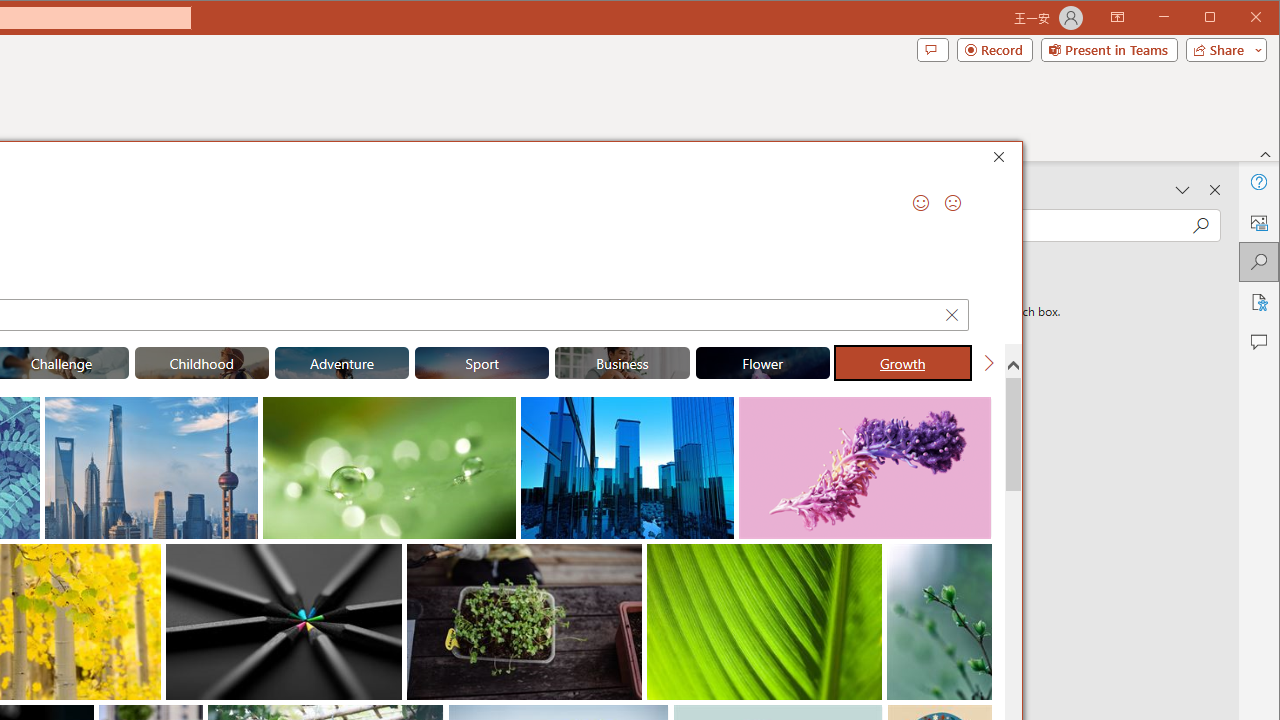 This screenshot has width=1280, height=720. I want to click on 'Share', so click(1221, 49).